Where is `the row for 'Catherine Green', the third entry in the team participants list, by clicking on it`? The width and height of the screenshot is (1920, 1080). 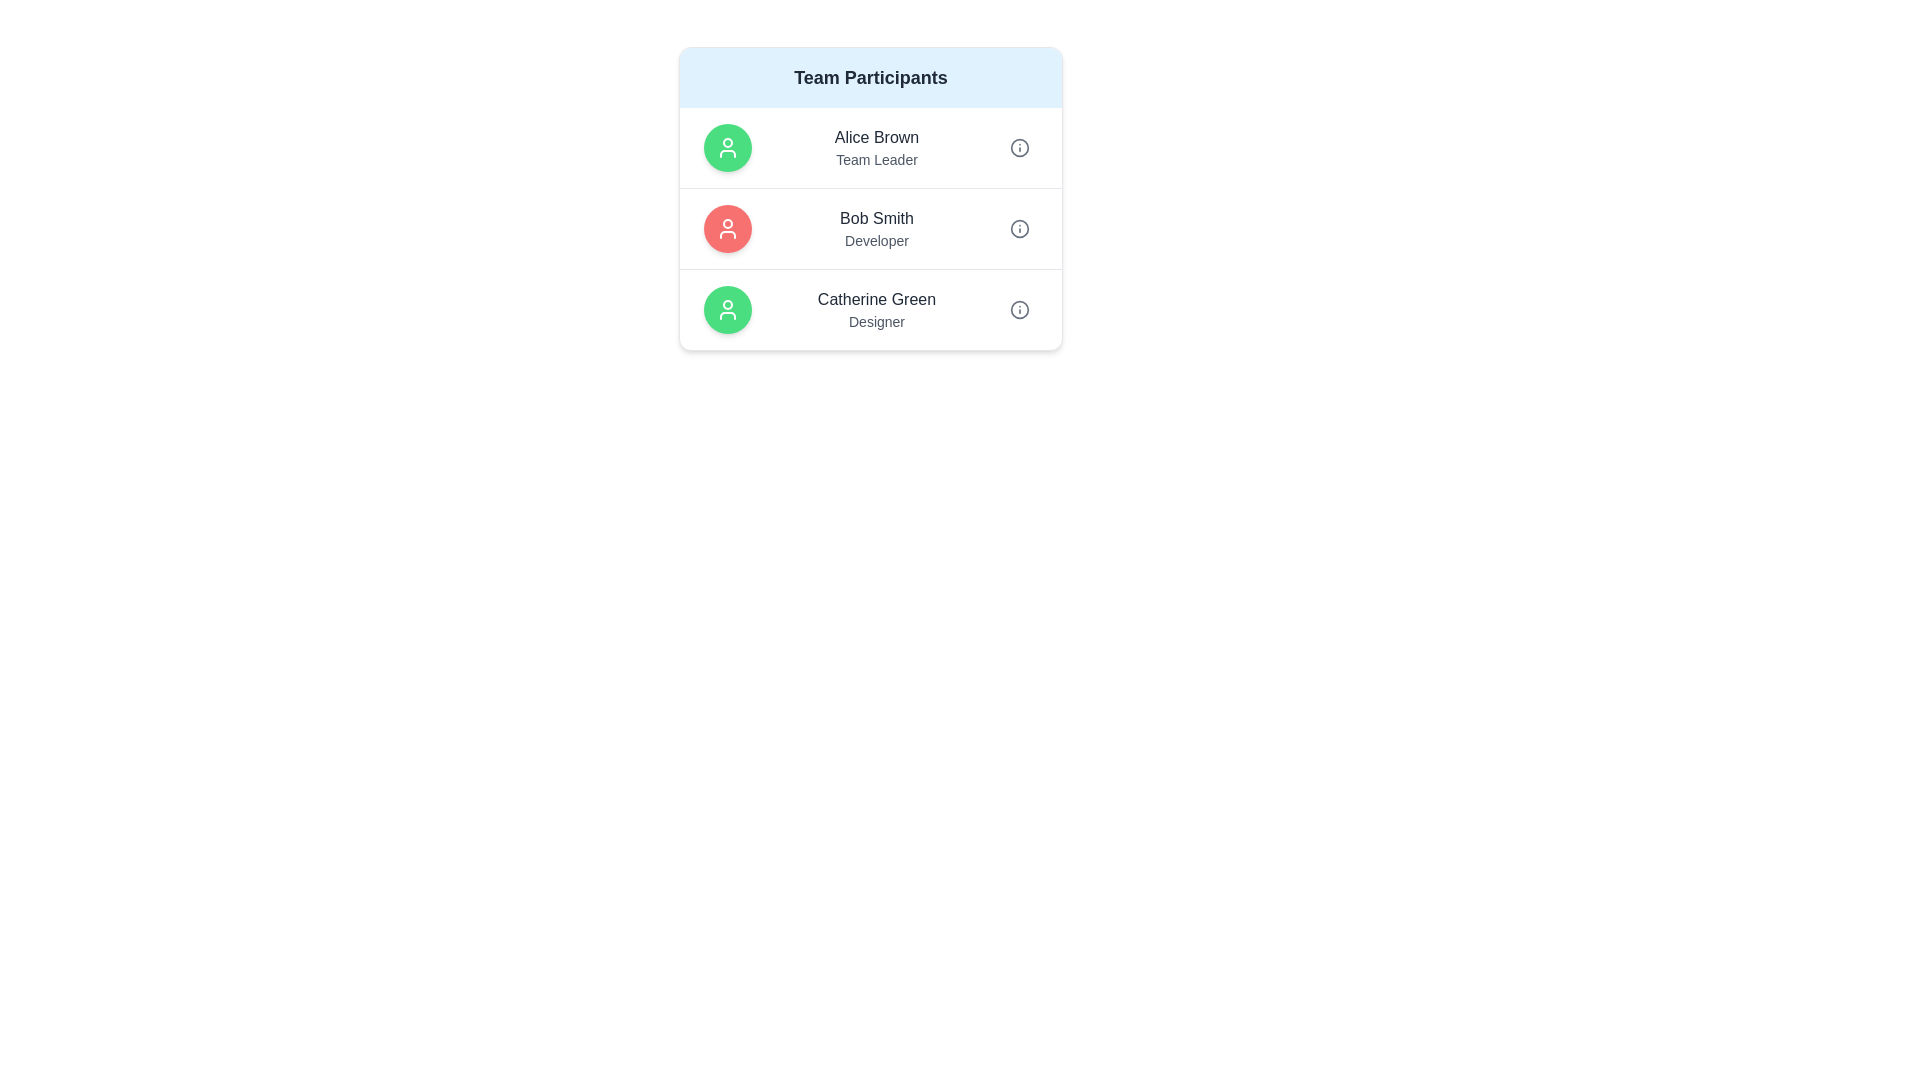
the row for 'Catherine Green', the third entry in the team participants list, by clicking on it is located at coordinates (870, 309).